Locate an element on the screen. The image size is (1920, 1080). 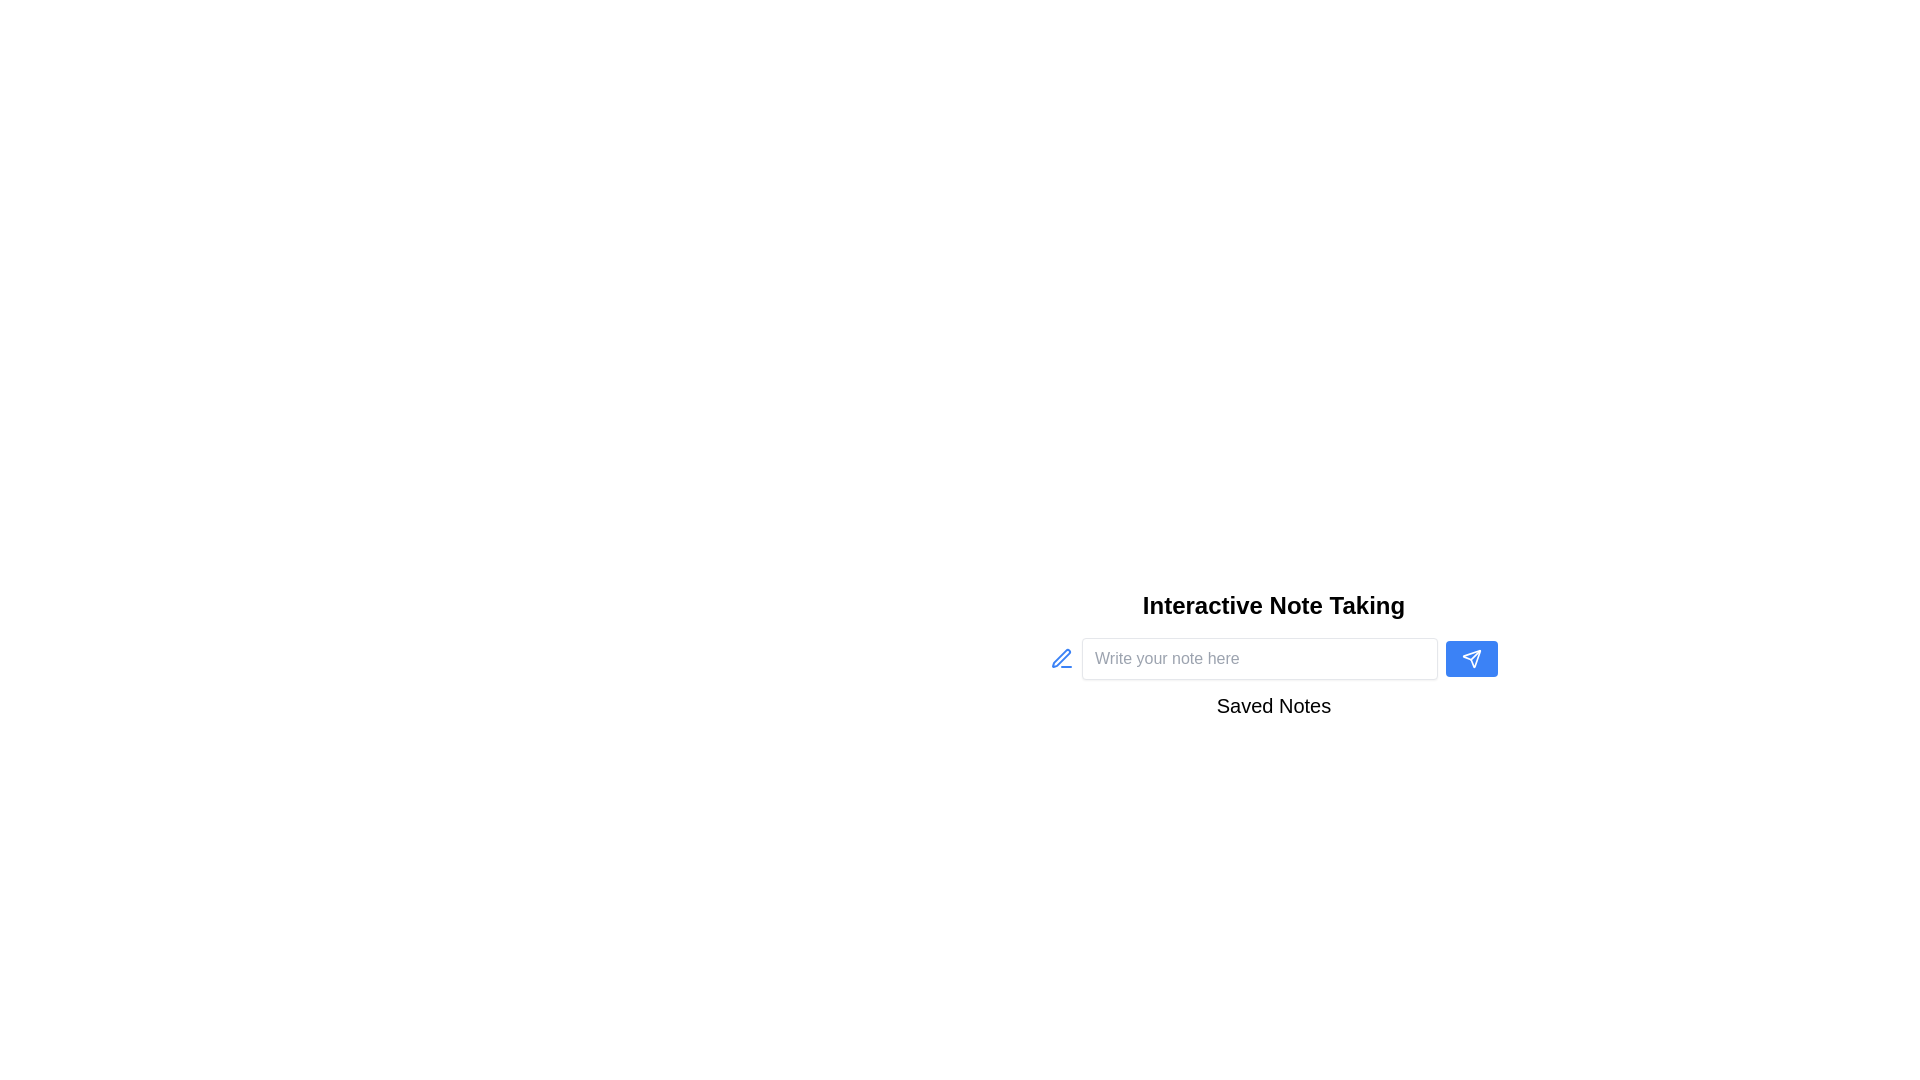
the button in the note-taking interface is located at coordinates (1272, 659).